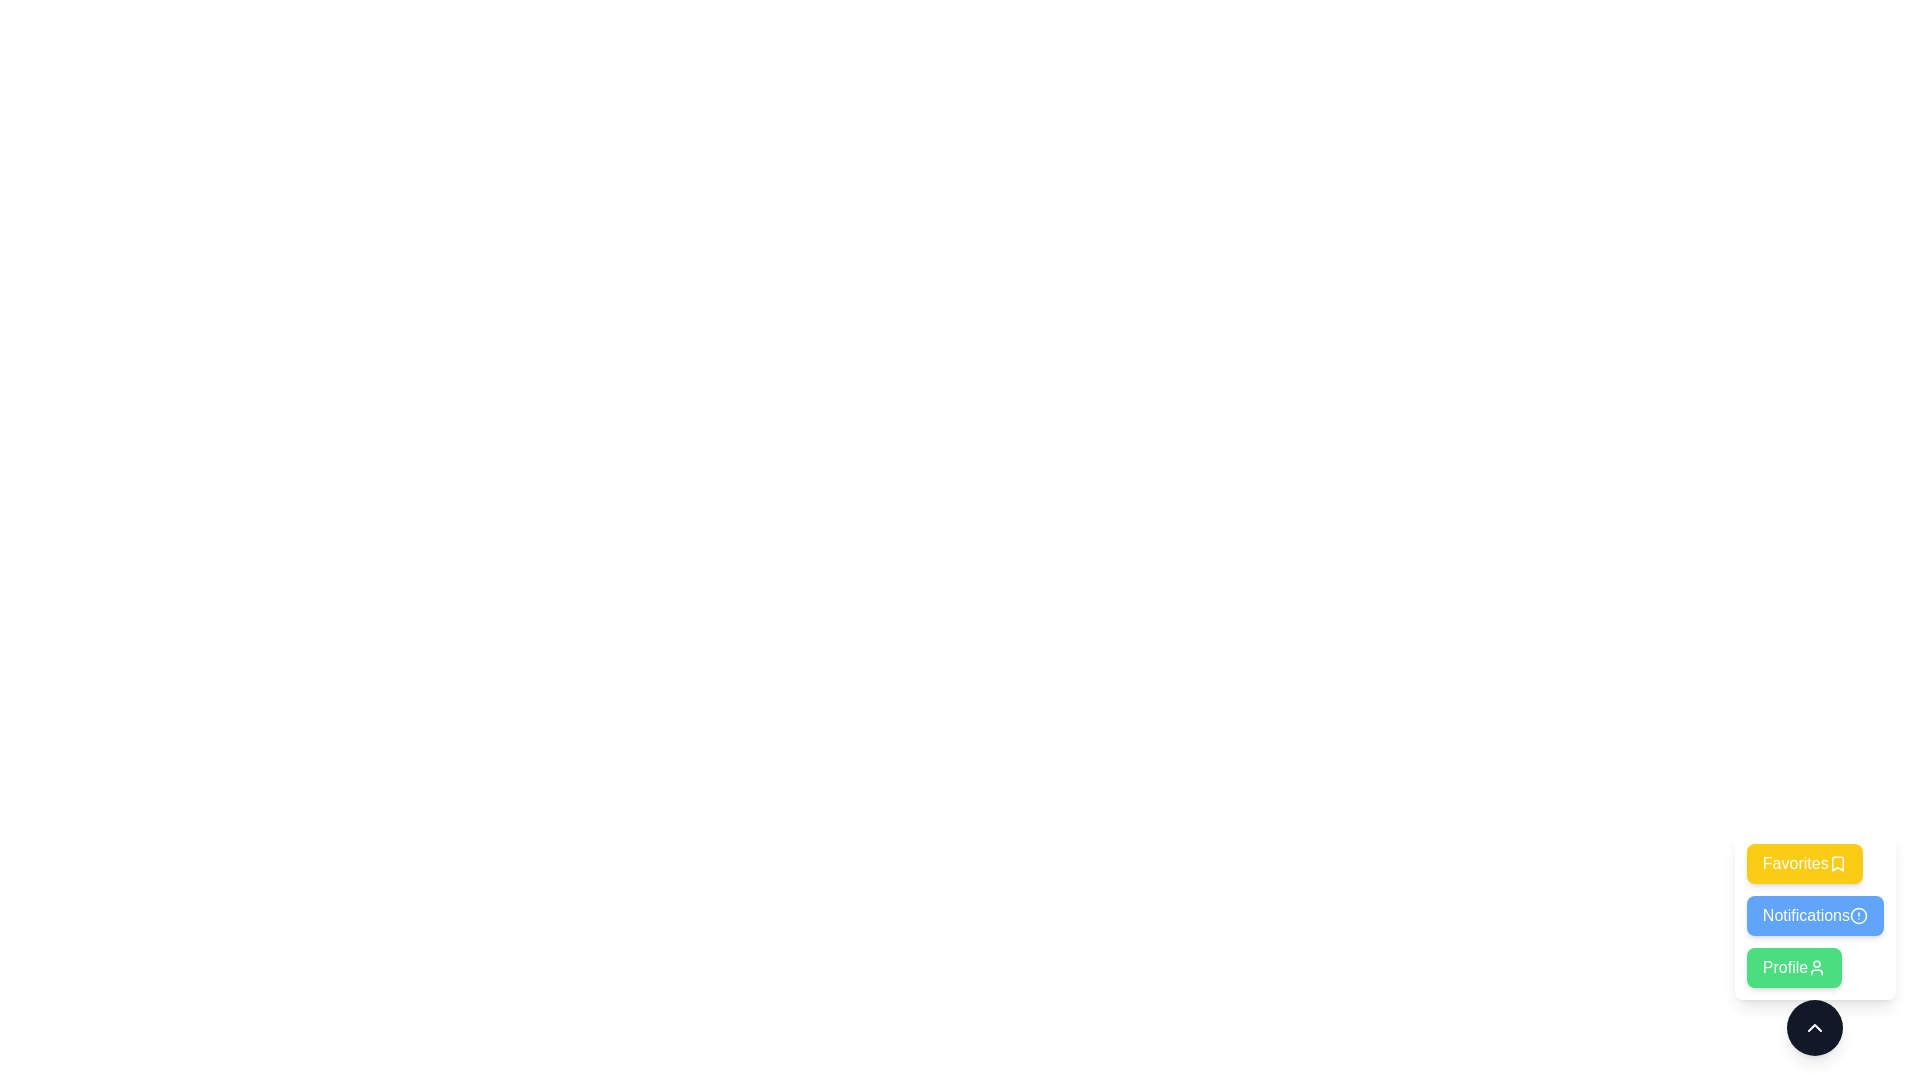 The image size is (1920, 1080). What do you see at coordinates (1815, 915) in the screenshot?
I see `the Notifications button to select the corresponding option` at bounding box center [1815, 915].